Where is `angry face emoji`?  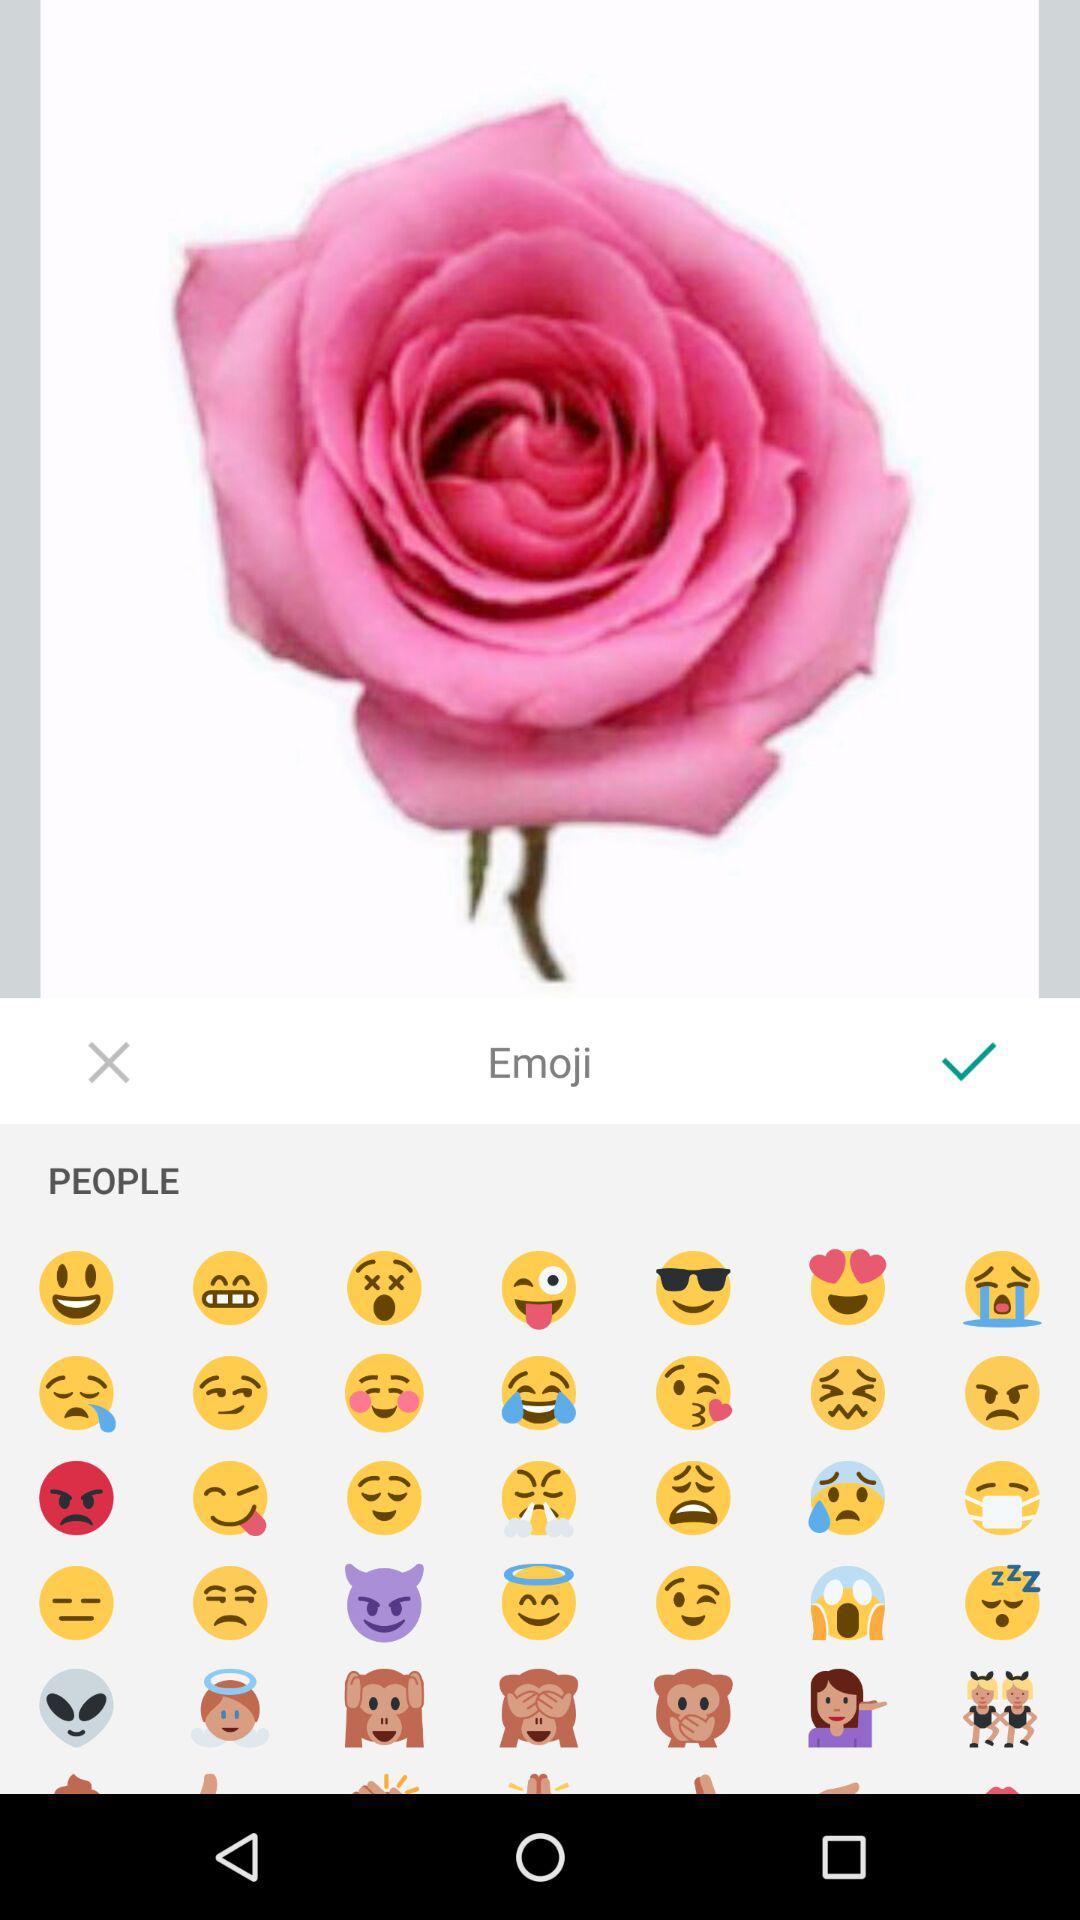
angry face emoji is located at coordinates (75, 1498).